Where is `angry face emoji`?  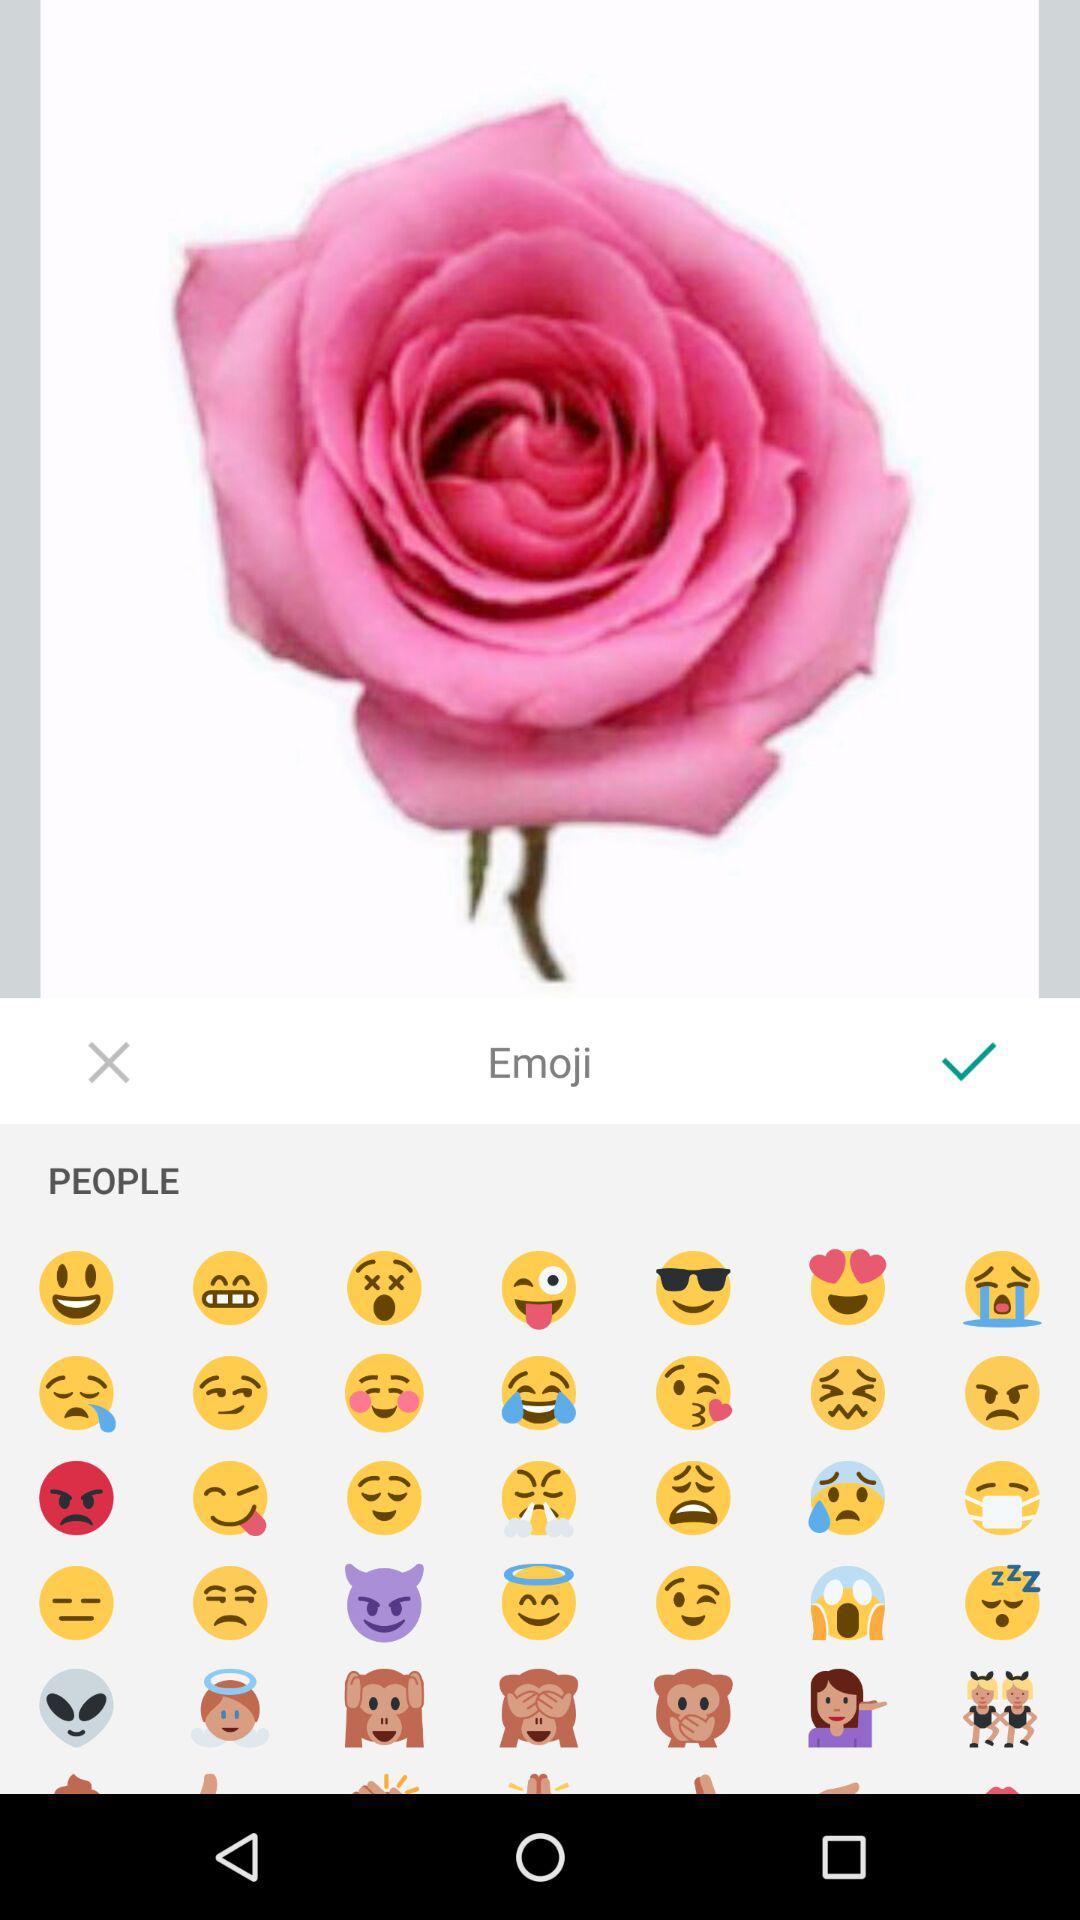
angry face emoji is located at coordinates (75, 1498).